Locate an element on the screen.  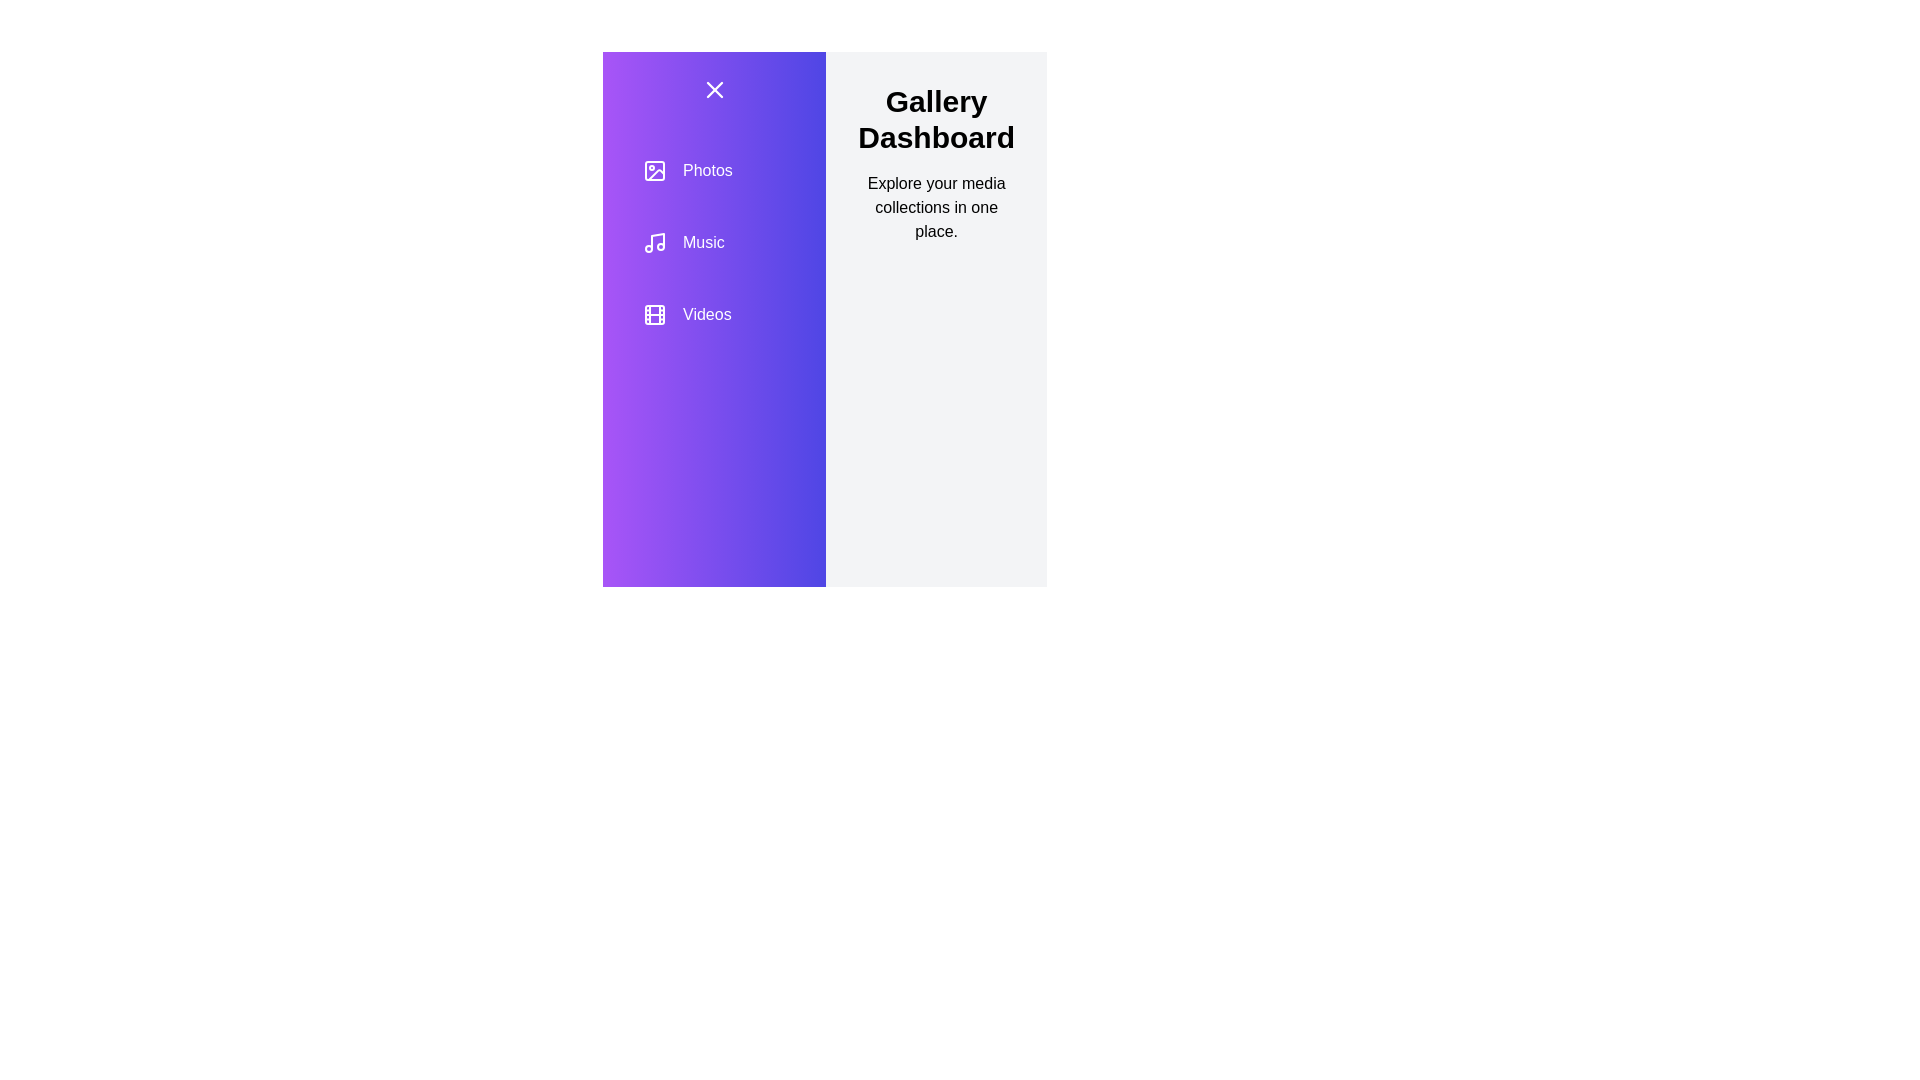
the text Explore your media collections in one place. in the component is located at coordinates (935, 208).